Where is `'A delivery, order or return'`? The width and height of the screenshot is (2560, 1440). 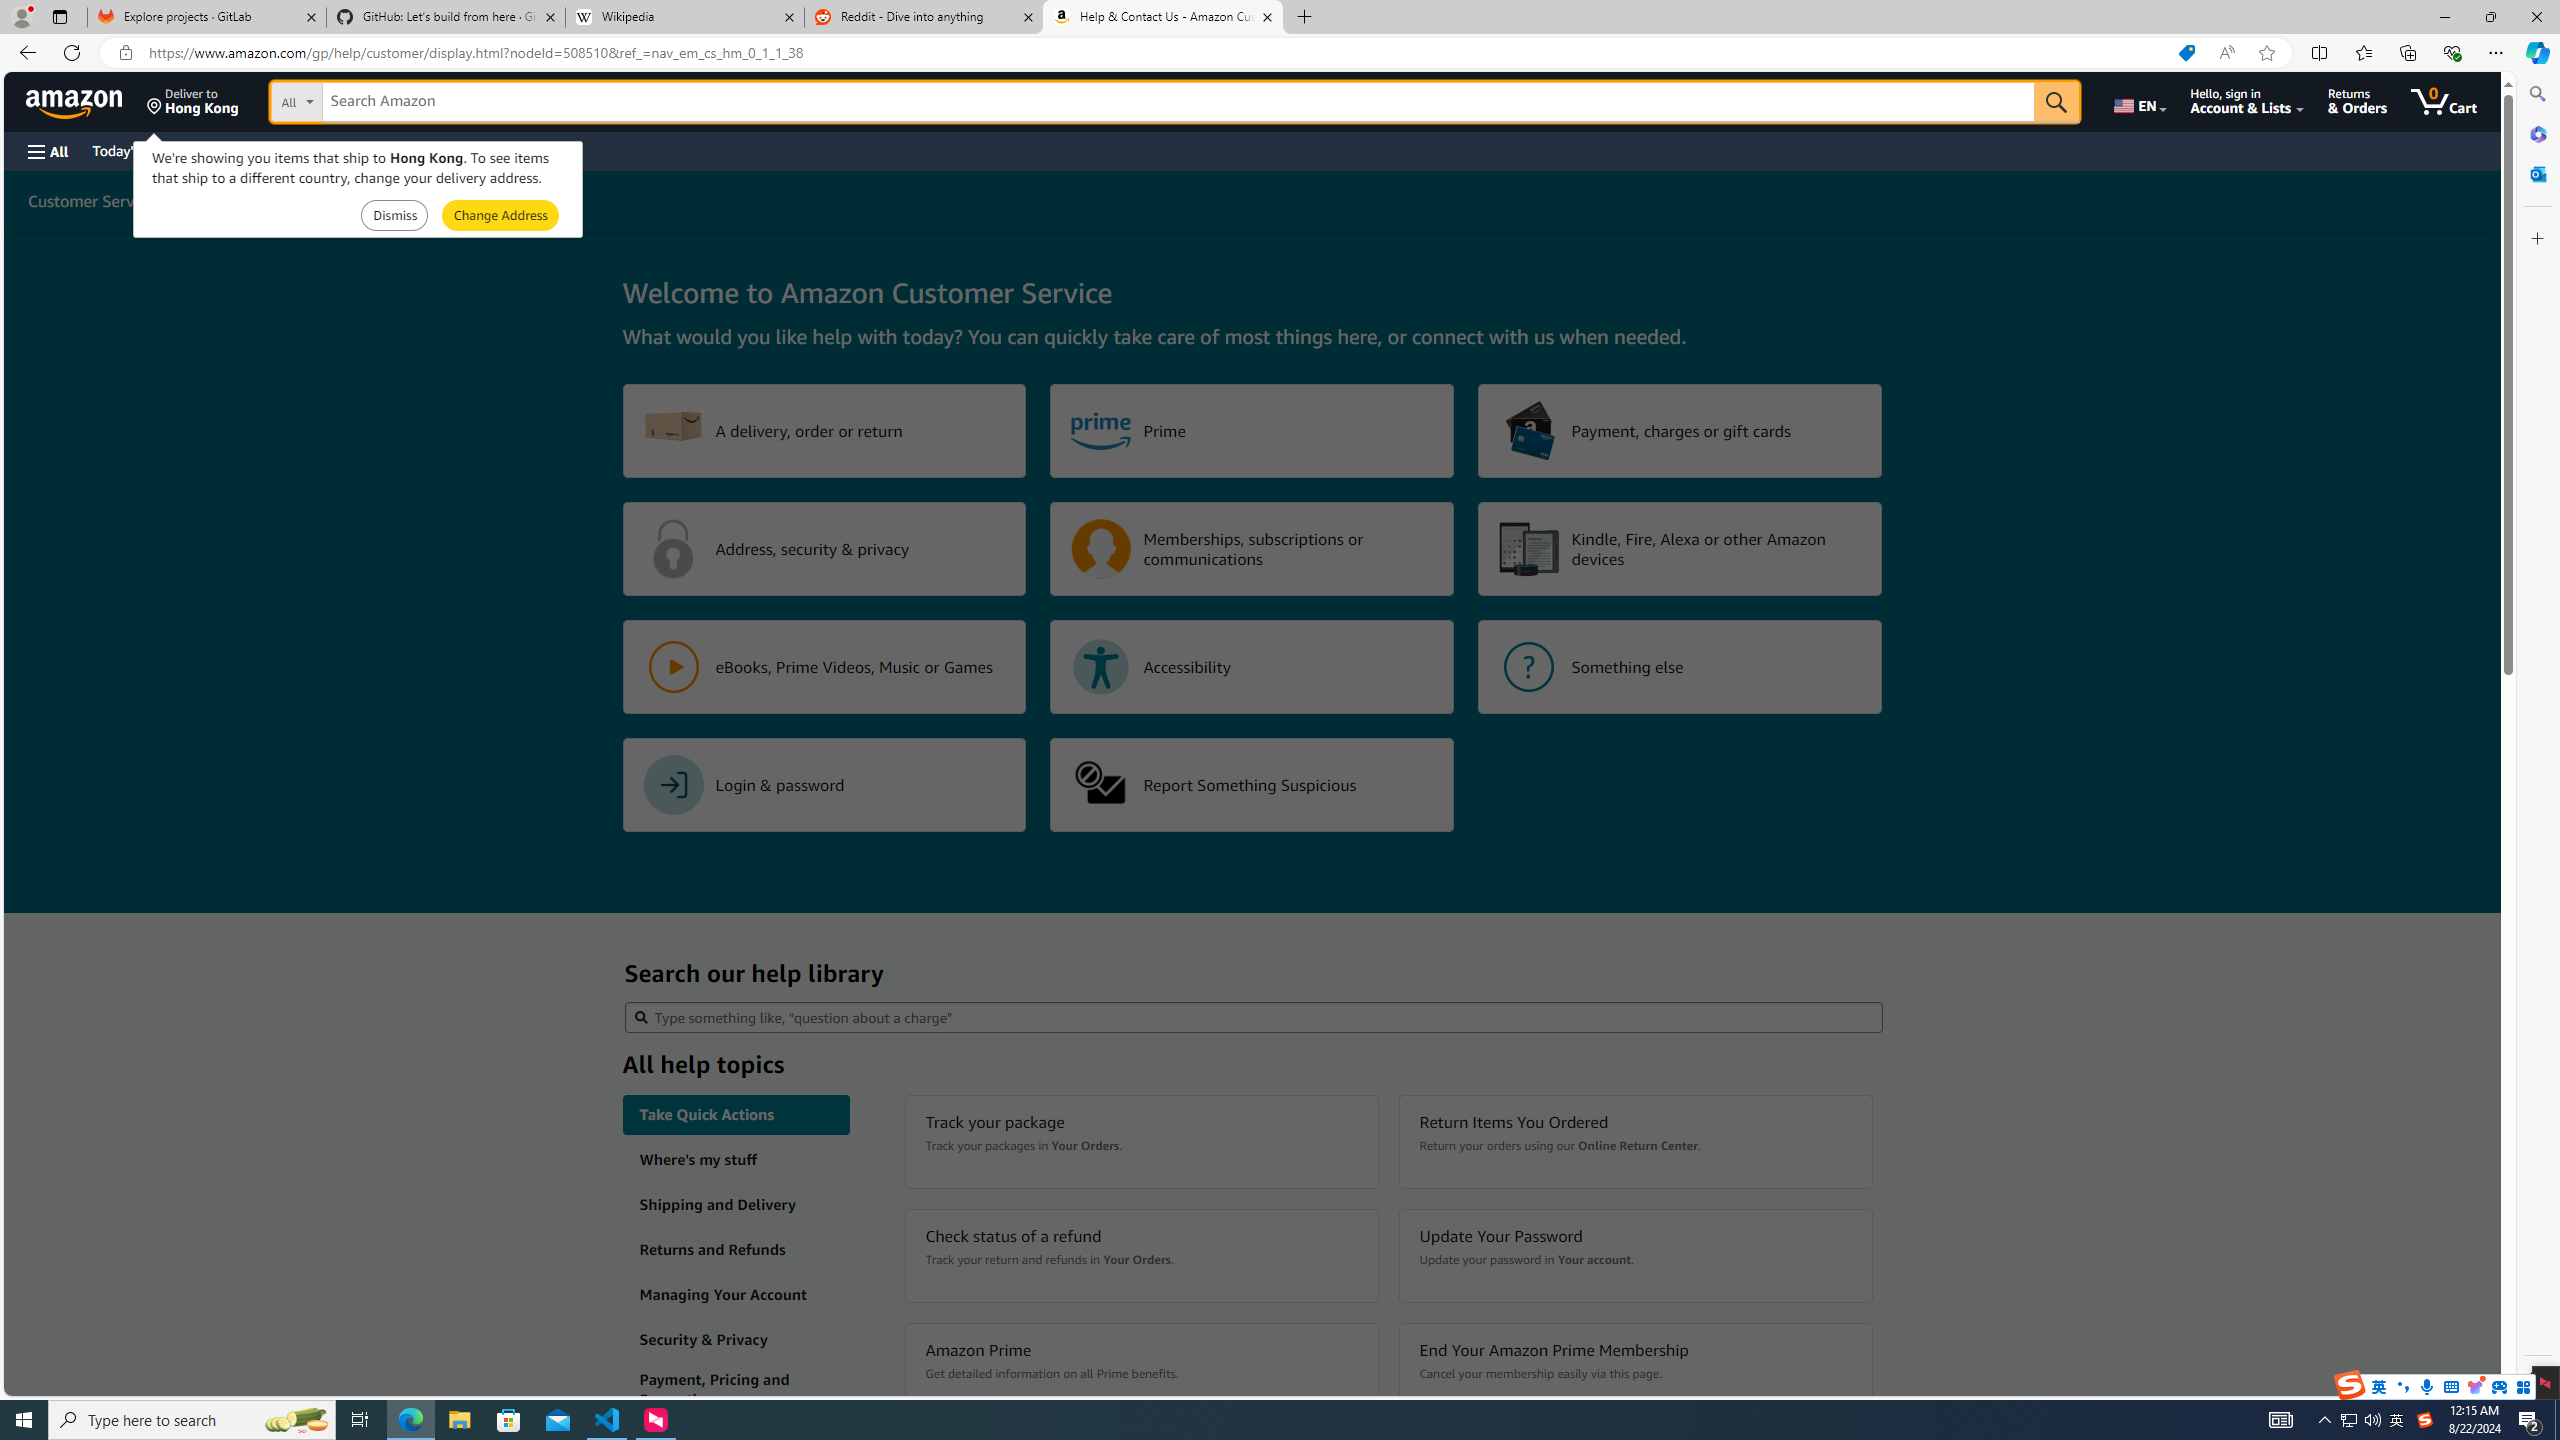
'A delivery, order or return' is located at coordinates (823, 430).